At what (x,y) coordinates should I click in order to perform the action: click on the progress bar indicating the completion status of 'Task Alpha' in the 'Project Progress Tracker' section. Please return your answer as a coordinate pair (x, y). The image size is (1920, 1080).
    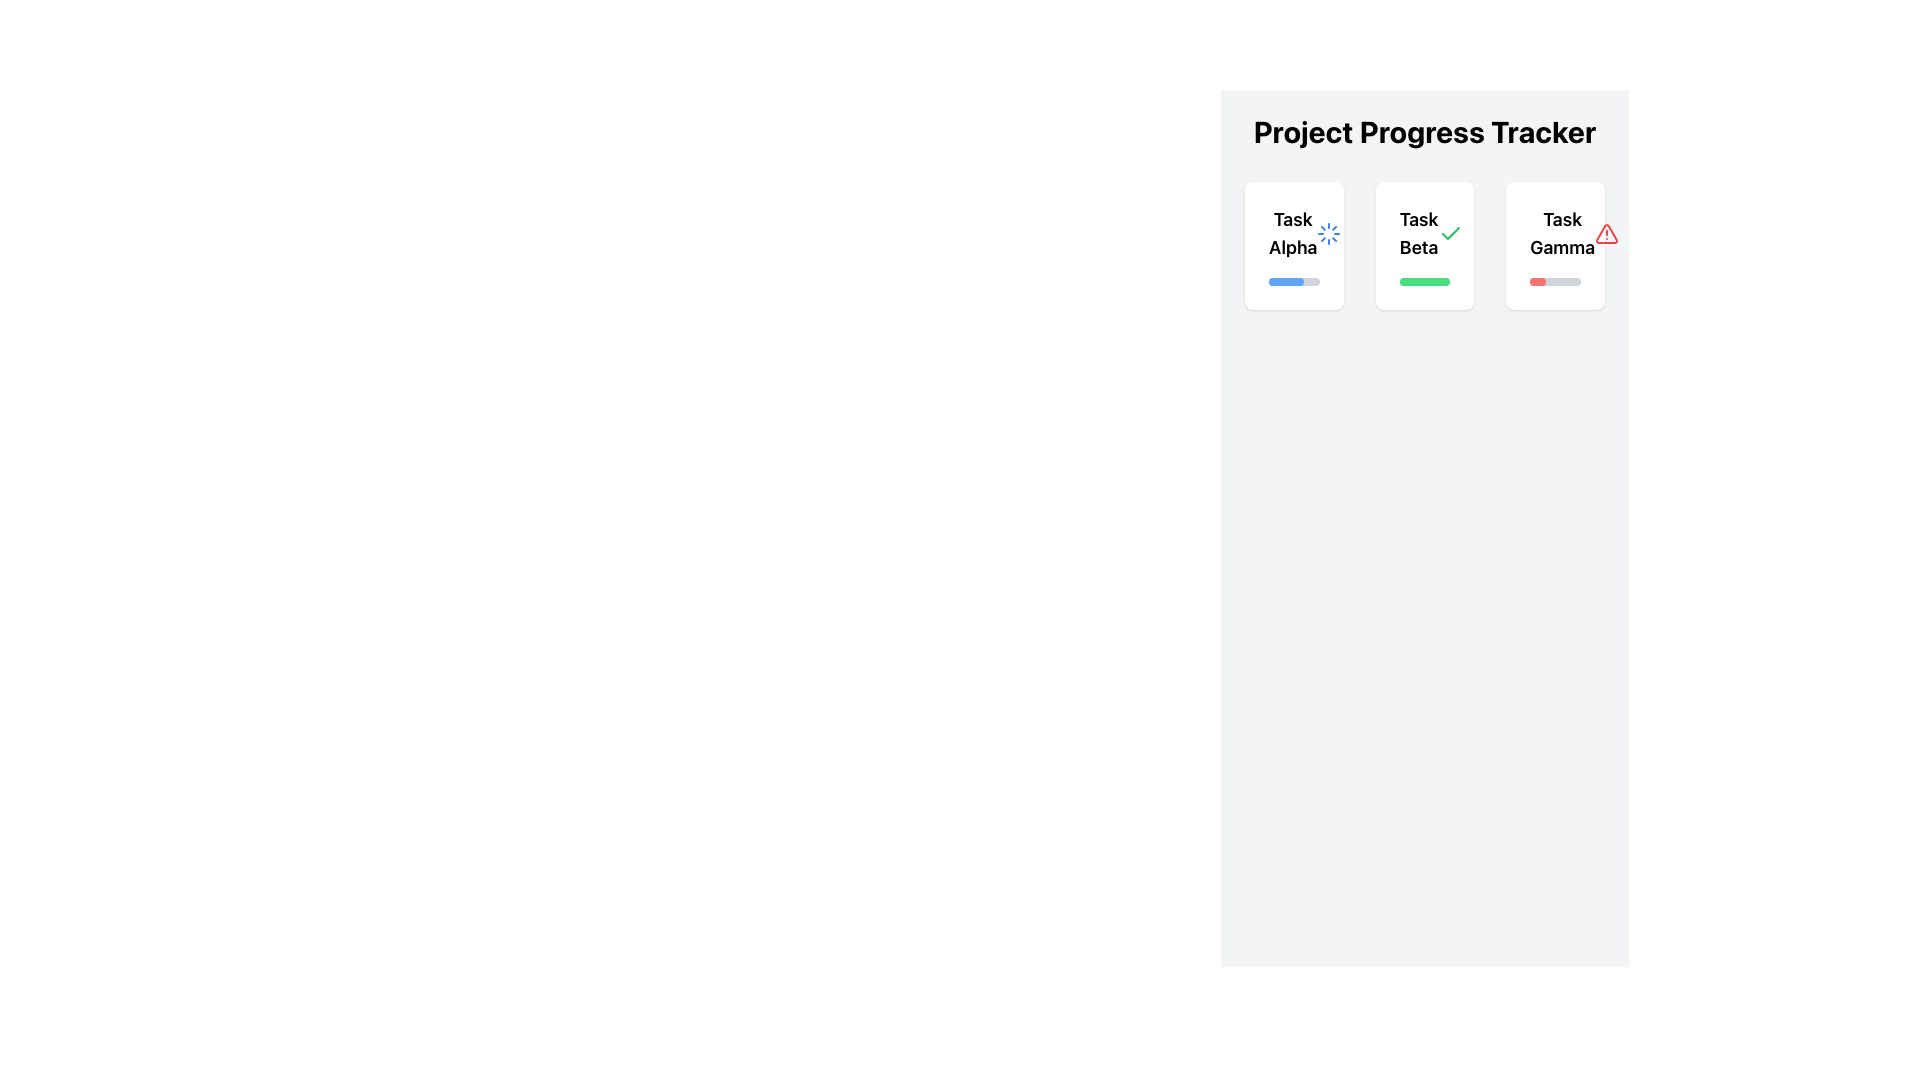
    Looking at the image, I should click on (1286, 281).